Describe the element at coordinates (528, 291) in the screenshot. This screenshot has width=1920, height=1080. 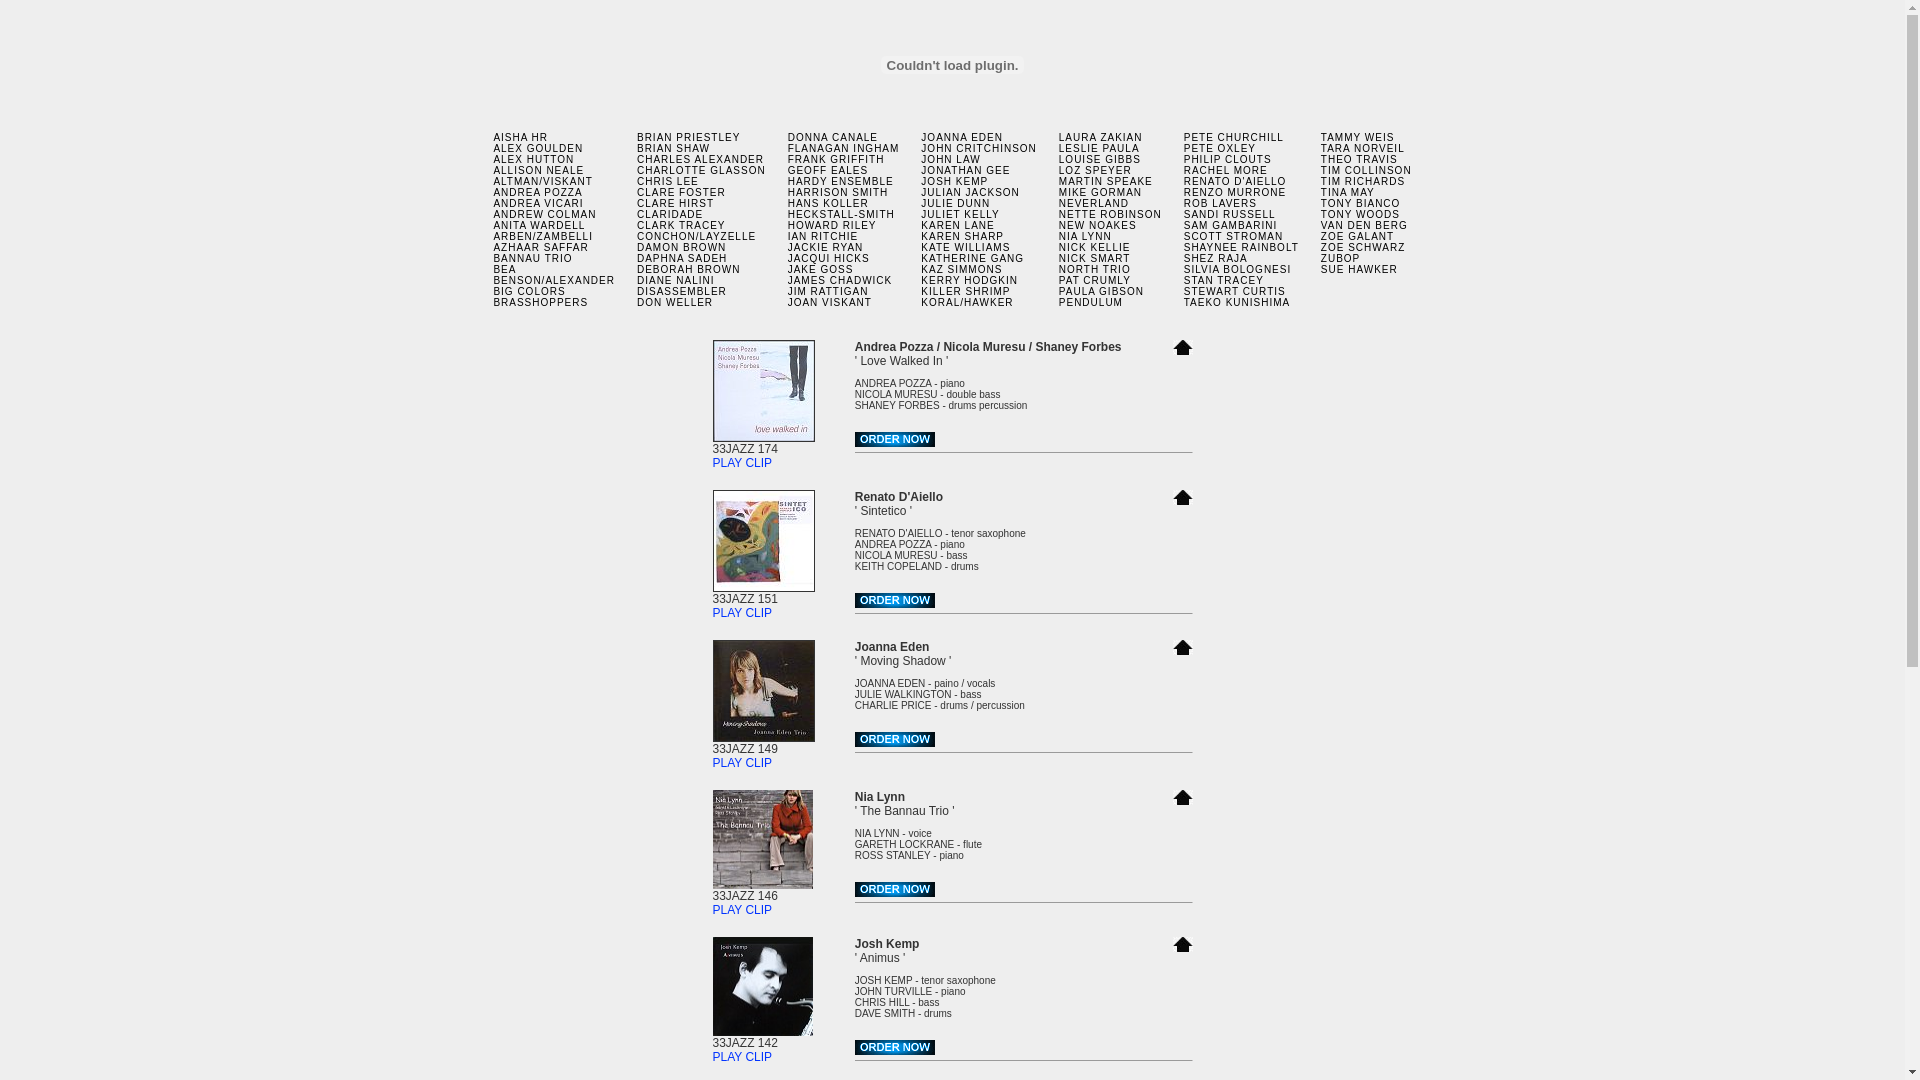
I see `'BIG COLORS'` at that location.